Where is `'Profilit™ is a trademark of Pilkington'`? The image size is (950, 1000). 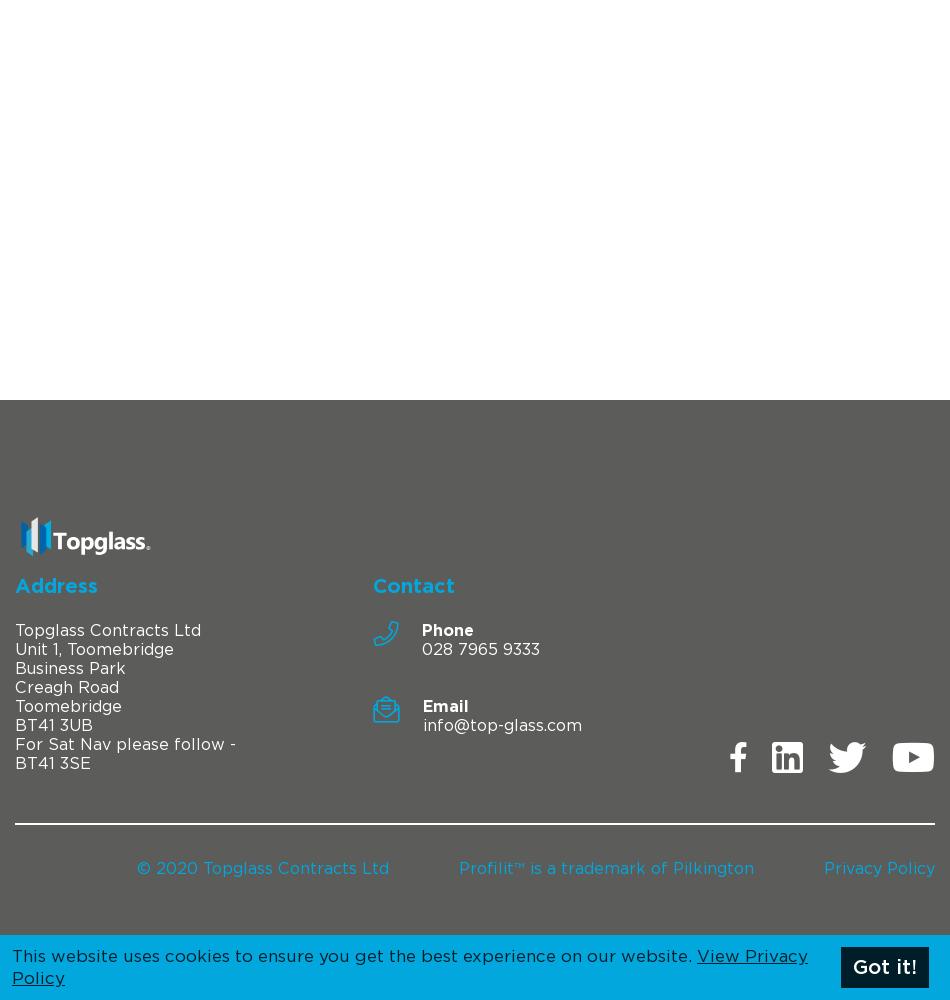
'Profilit™ is a trademark of Pilkington' is located at coordinates (606, 867).